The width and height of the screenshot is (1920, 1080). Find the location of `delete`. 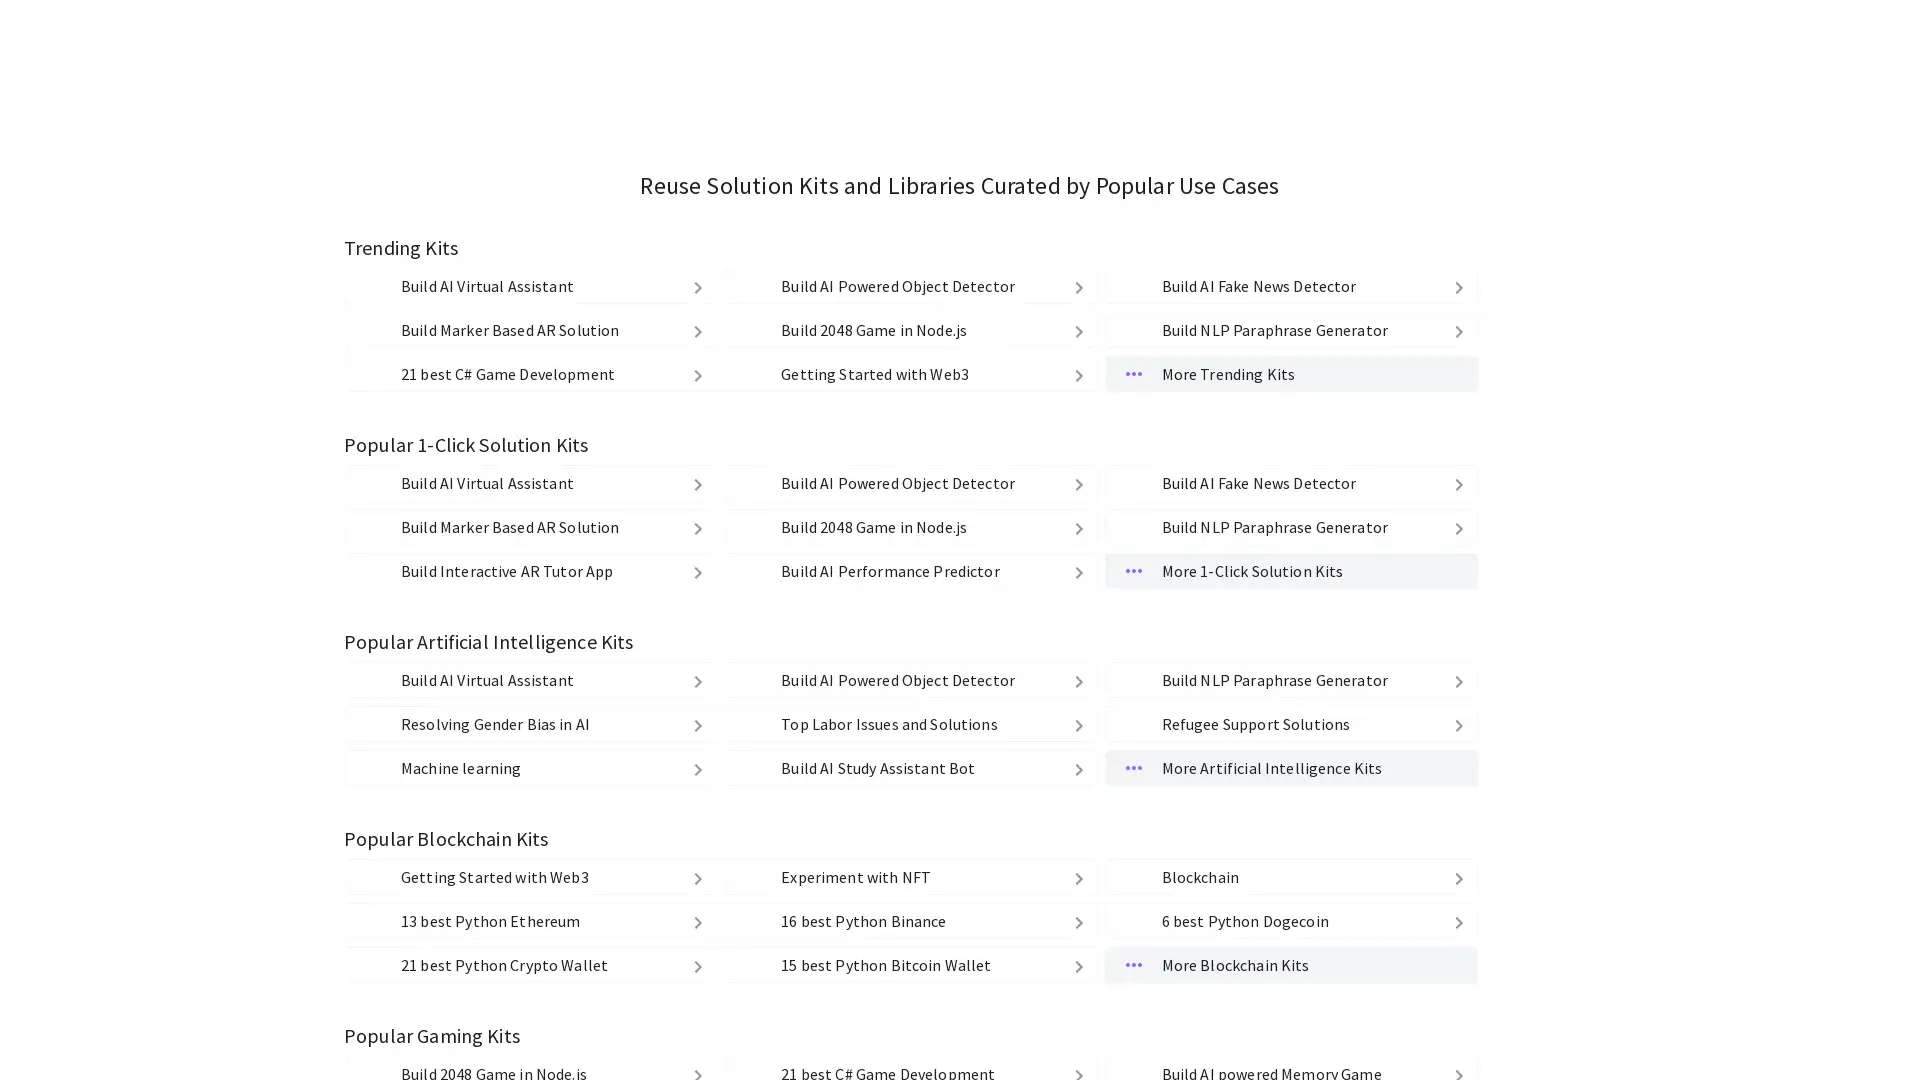

delete is located at coordinates (1077, 1030).